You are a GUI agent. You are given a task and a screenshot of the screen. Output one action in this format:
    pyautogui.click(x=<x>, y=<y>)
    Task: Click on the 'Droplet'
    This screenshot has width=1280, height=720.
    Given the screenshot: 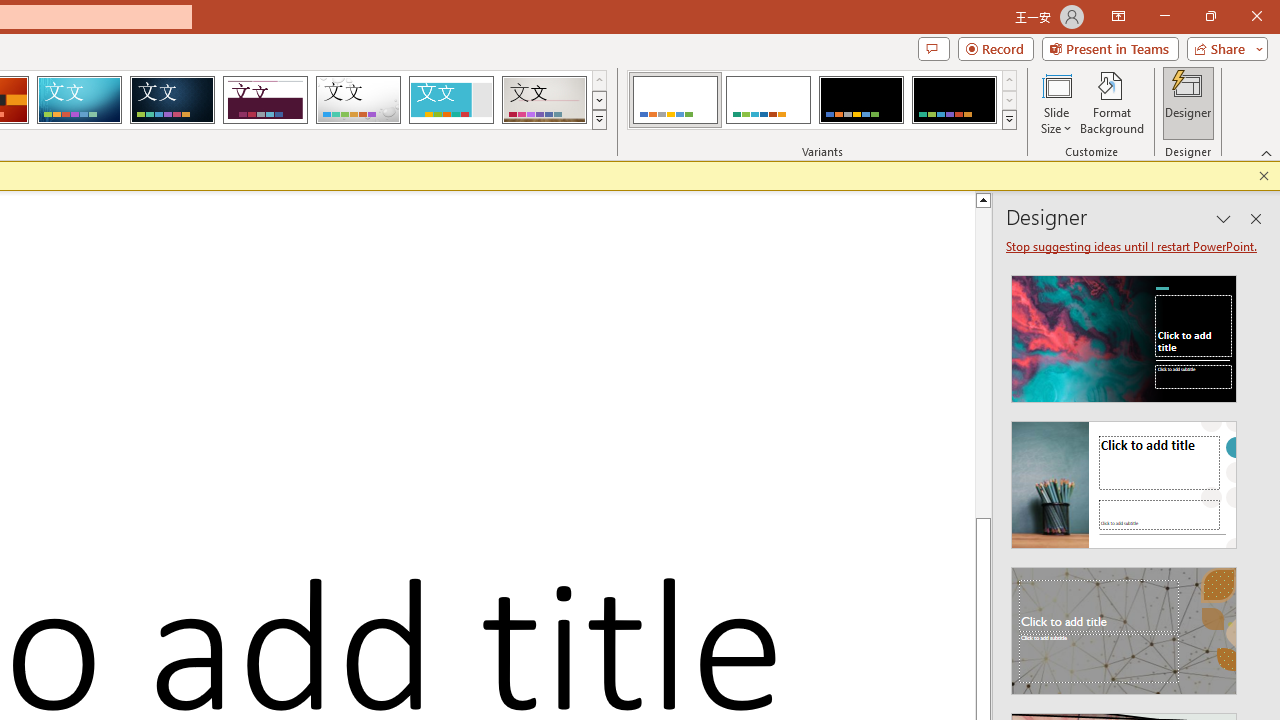 What is the action you would take?
    pyautogui.click(x=358, y=100)
    